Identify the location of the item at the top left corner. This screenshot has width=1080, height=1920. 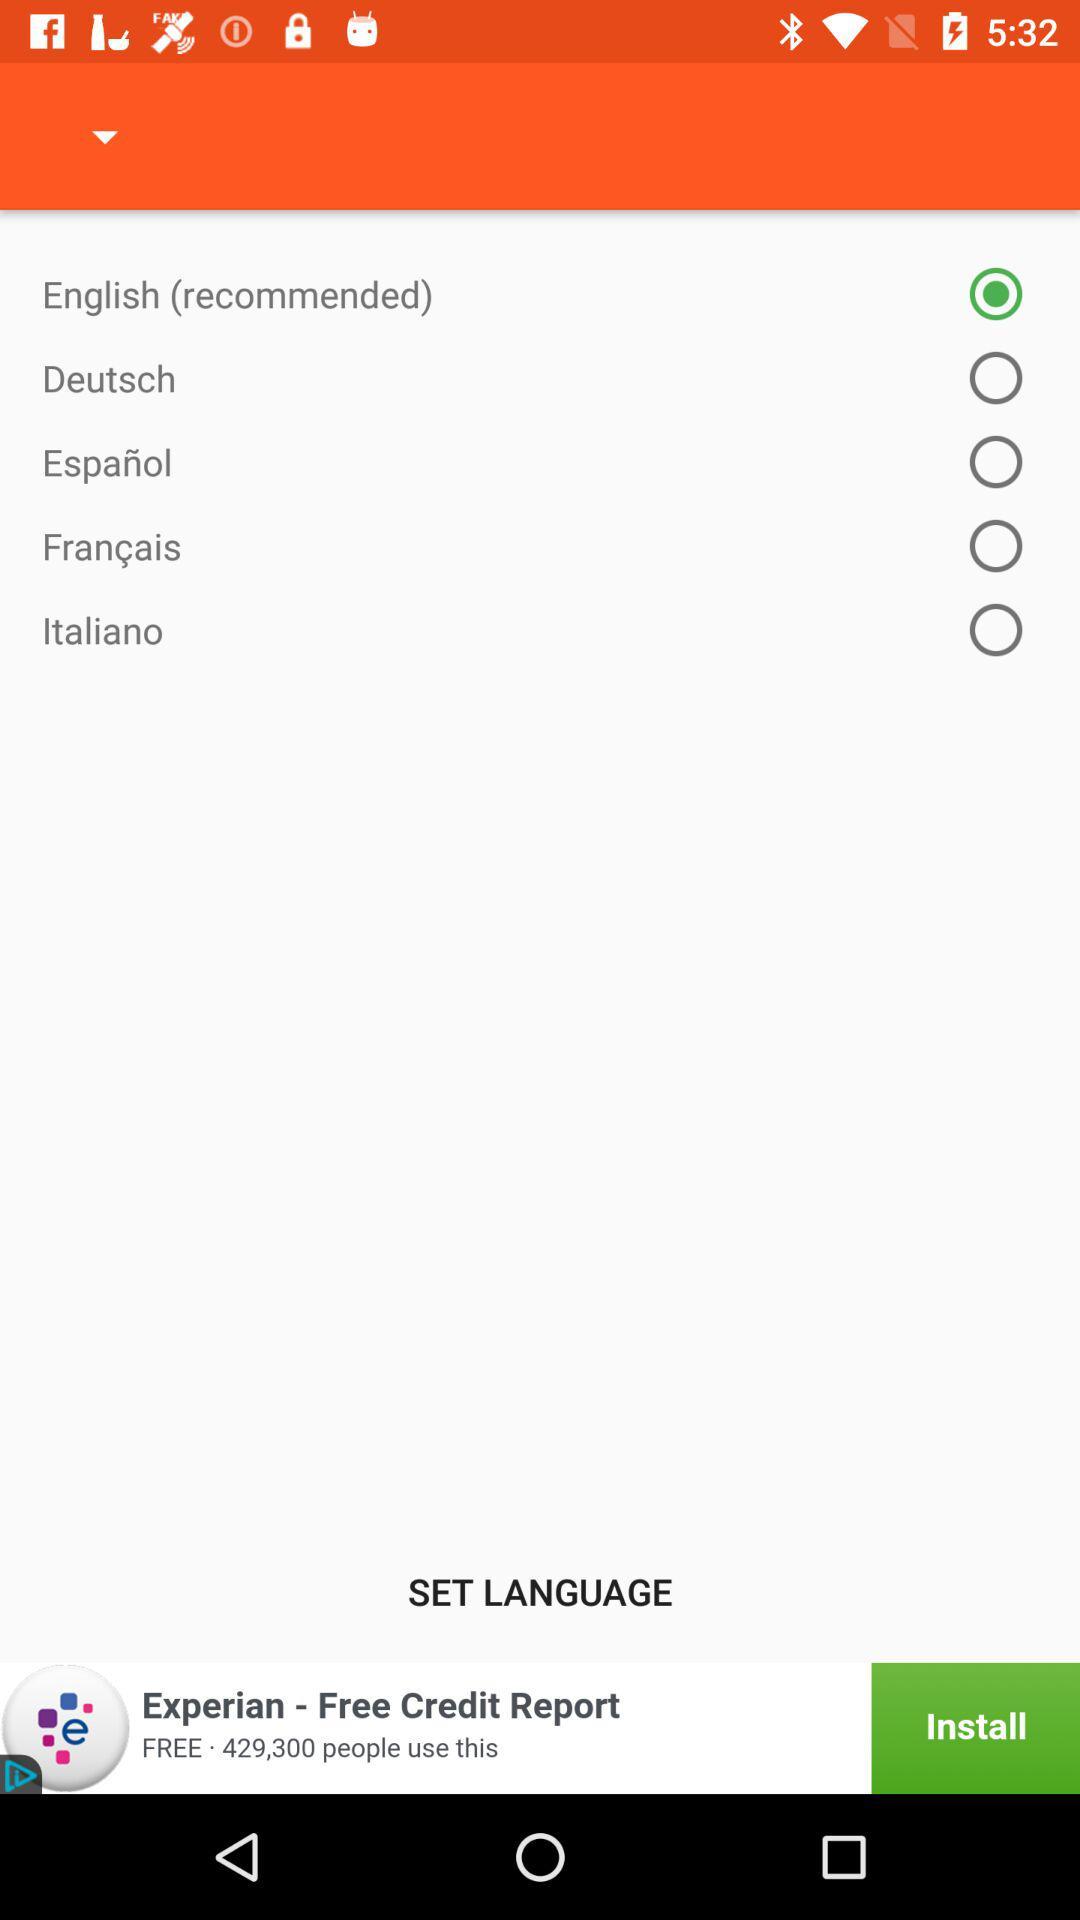
(104, 135).